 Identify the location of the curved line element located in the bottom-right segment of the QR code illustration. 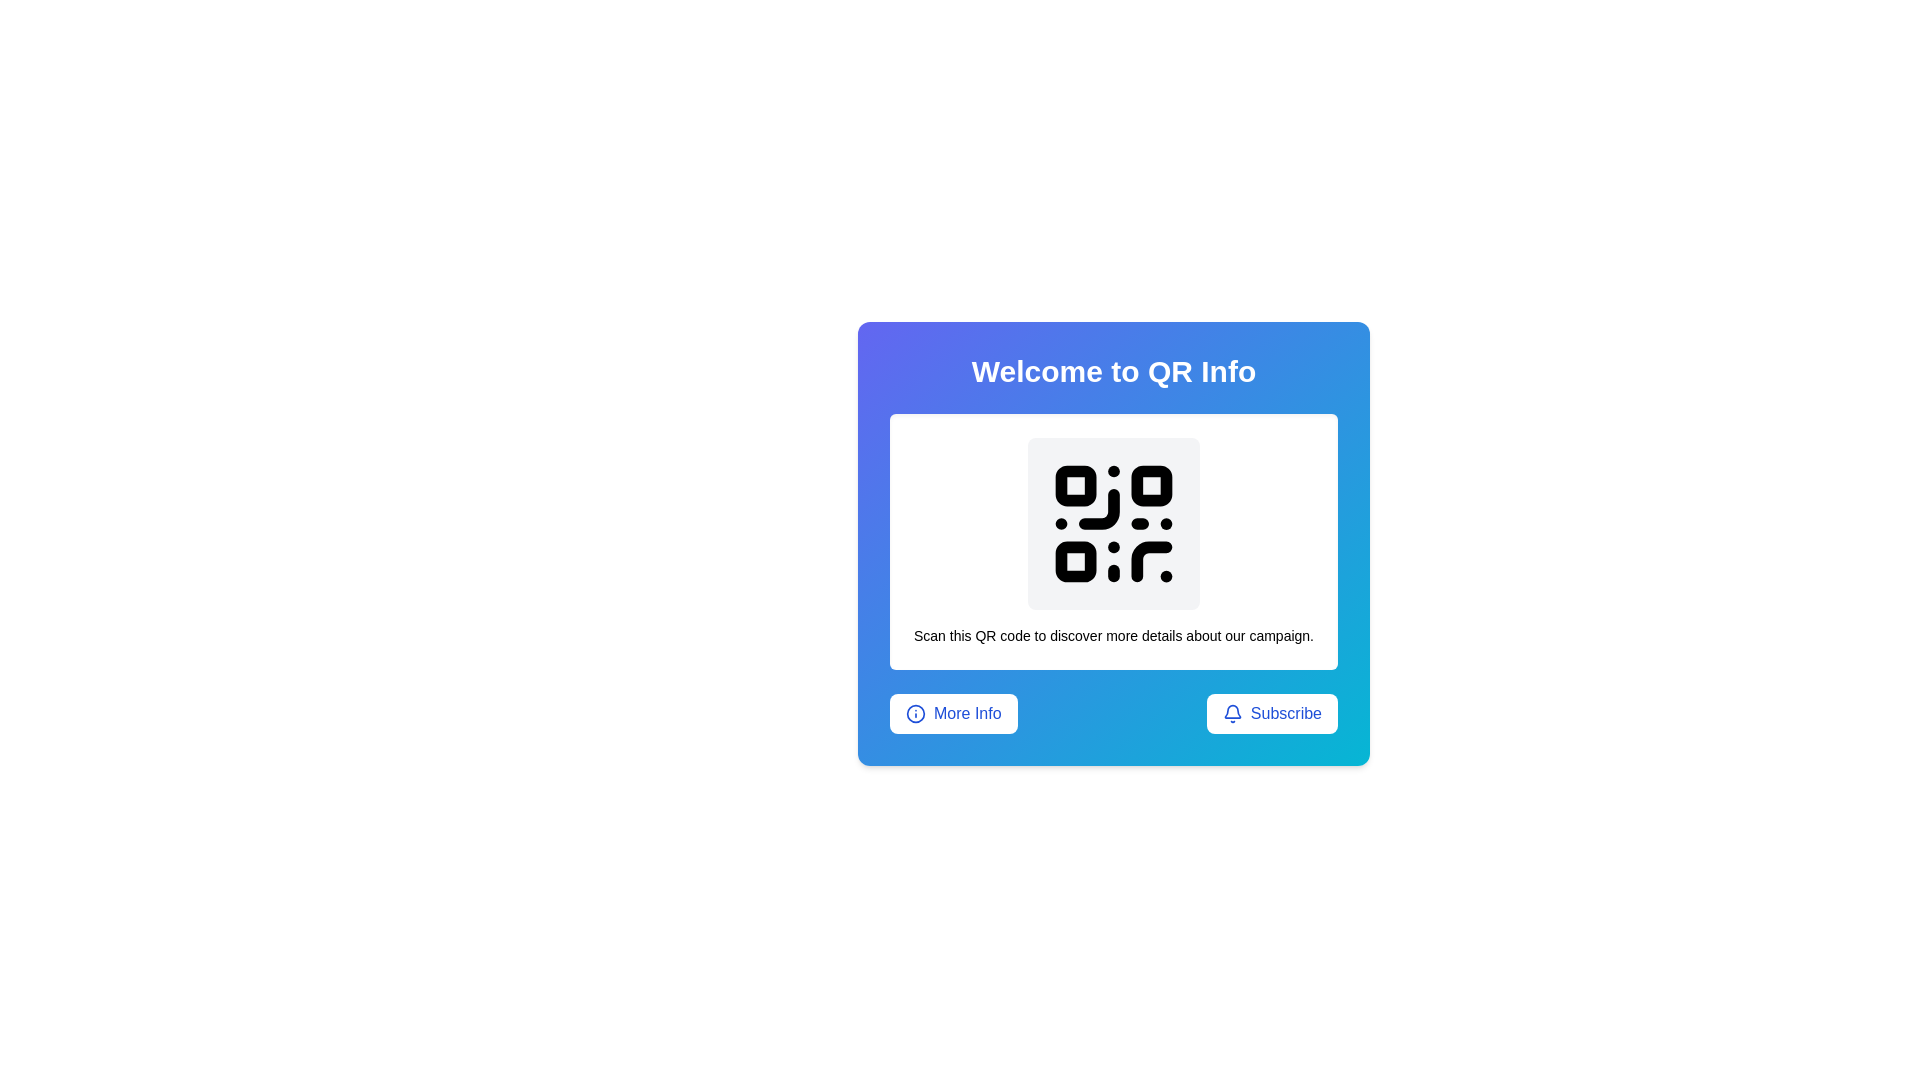
(1152, 561).